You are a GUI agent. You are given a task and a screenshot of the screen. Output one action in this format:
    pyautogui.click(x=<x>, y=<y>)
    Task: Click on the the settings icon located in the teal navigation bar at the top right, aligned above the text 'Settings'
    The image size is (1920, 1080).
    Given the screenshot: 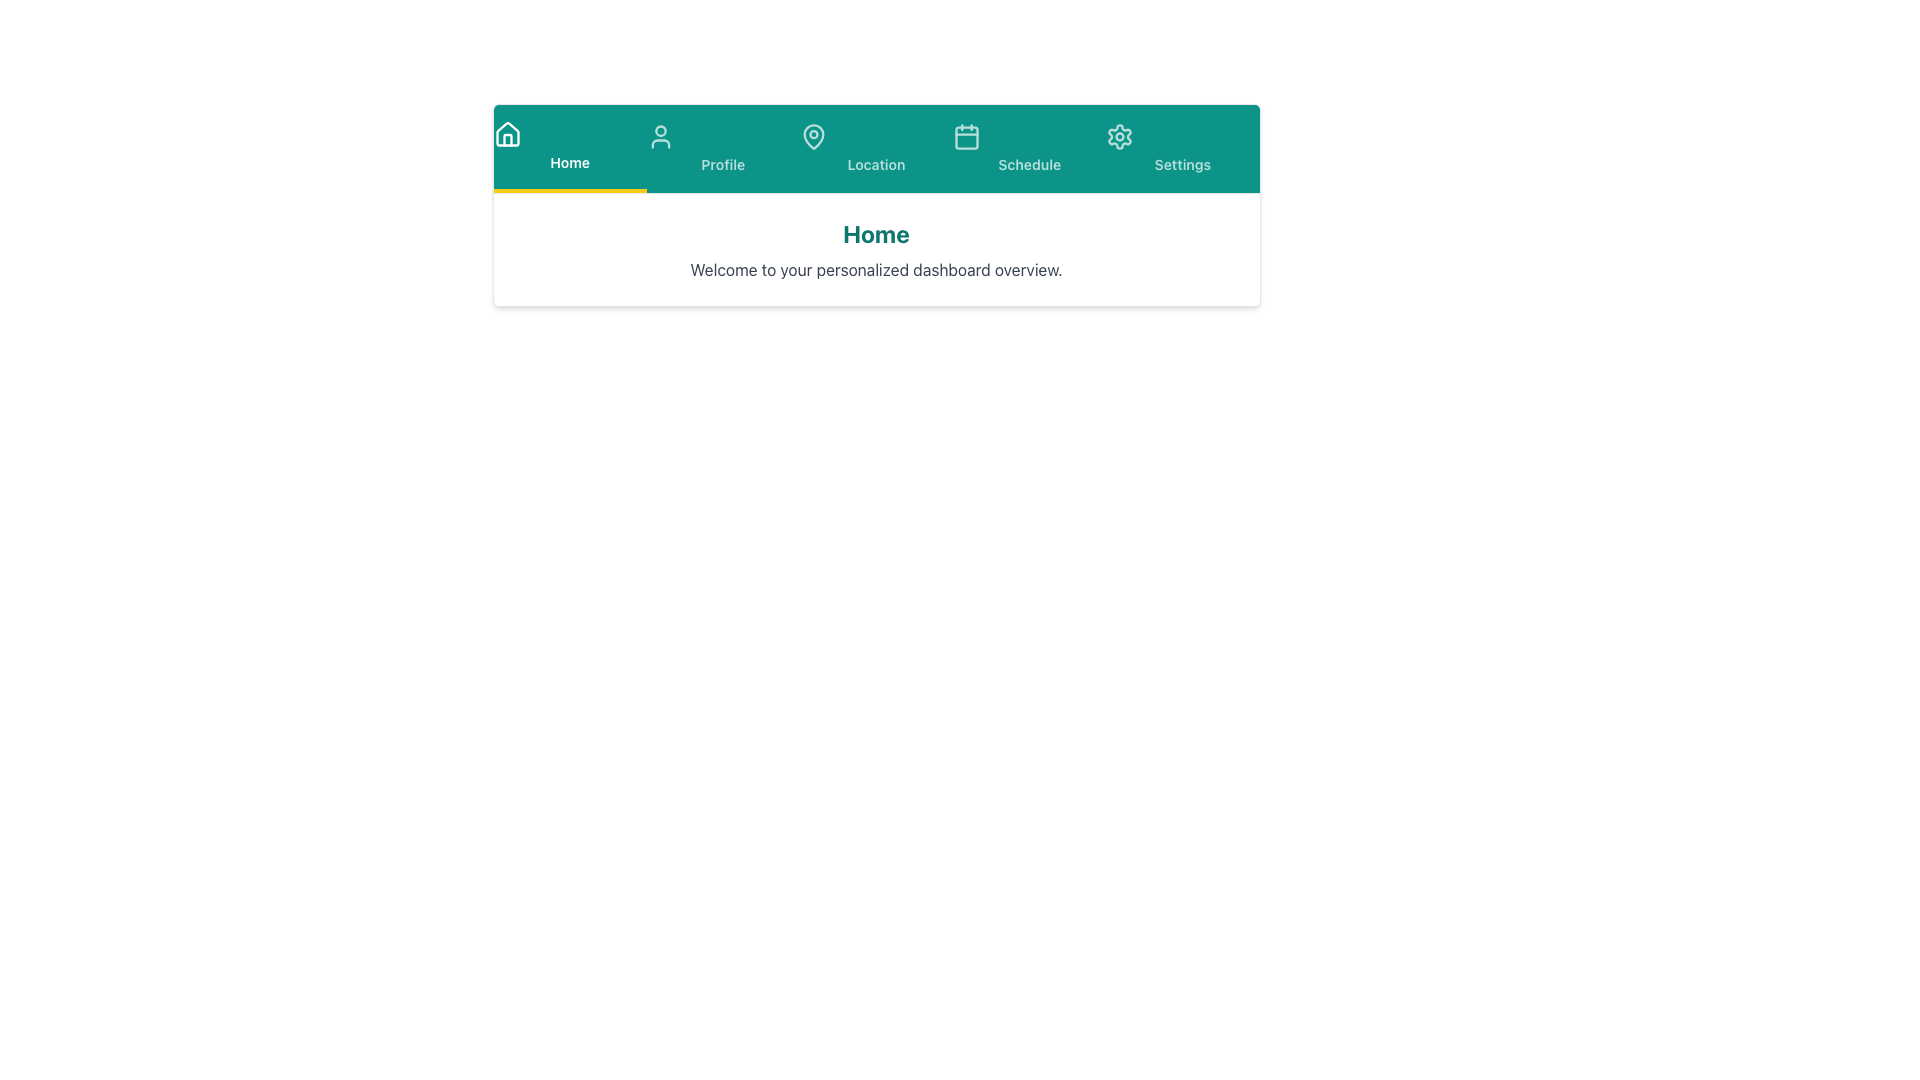 What is the action you would take?
    pyautogui.click(x=1120, y=136)
    